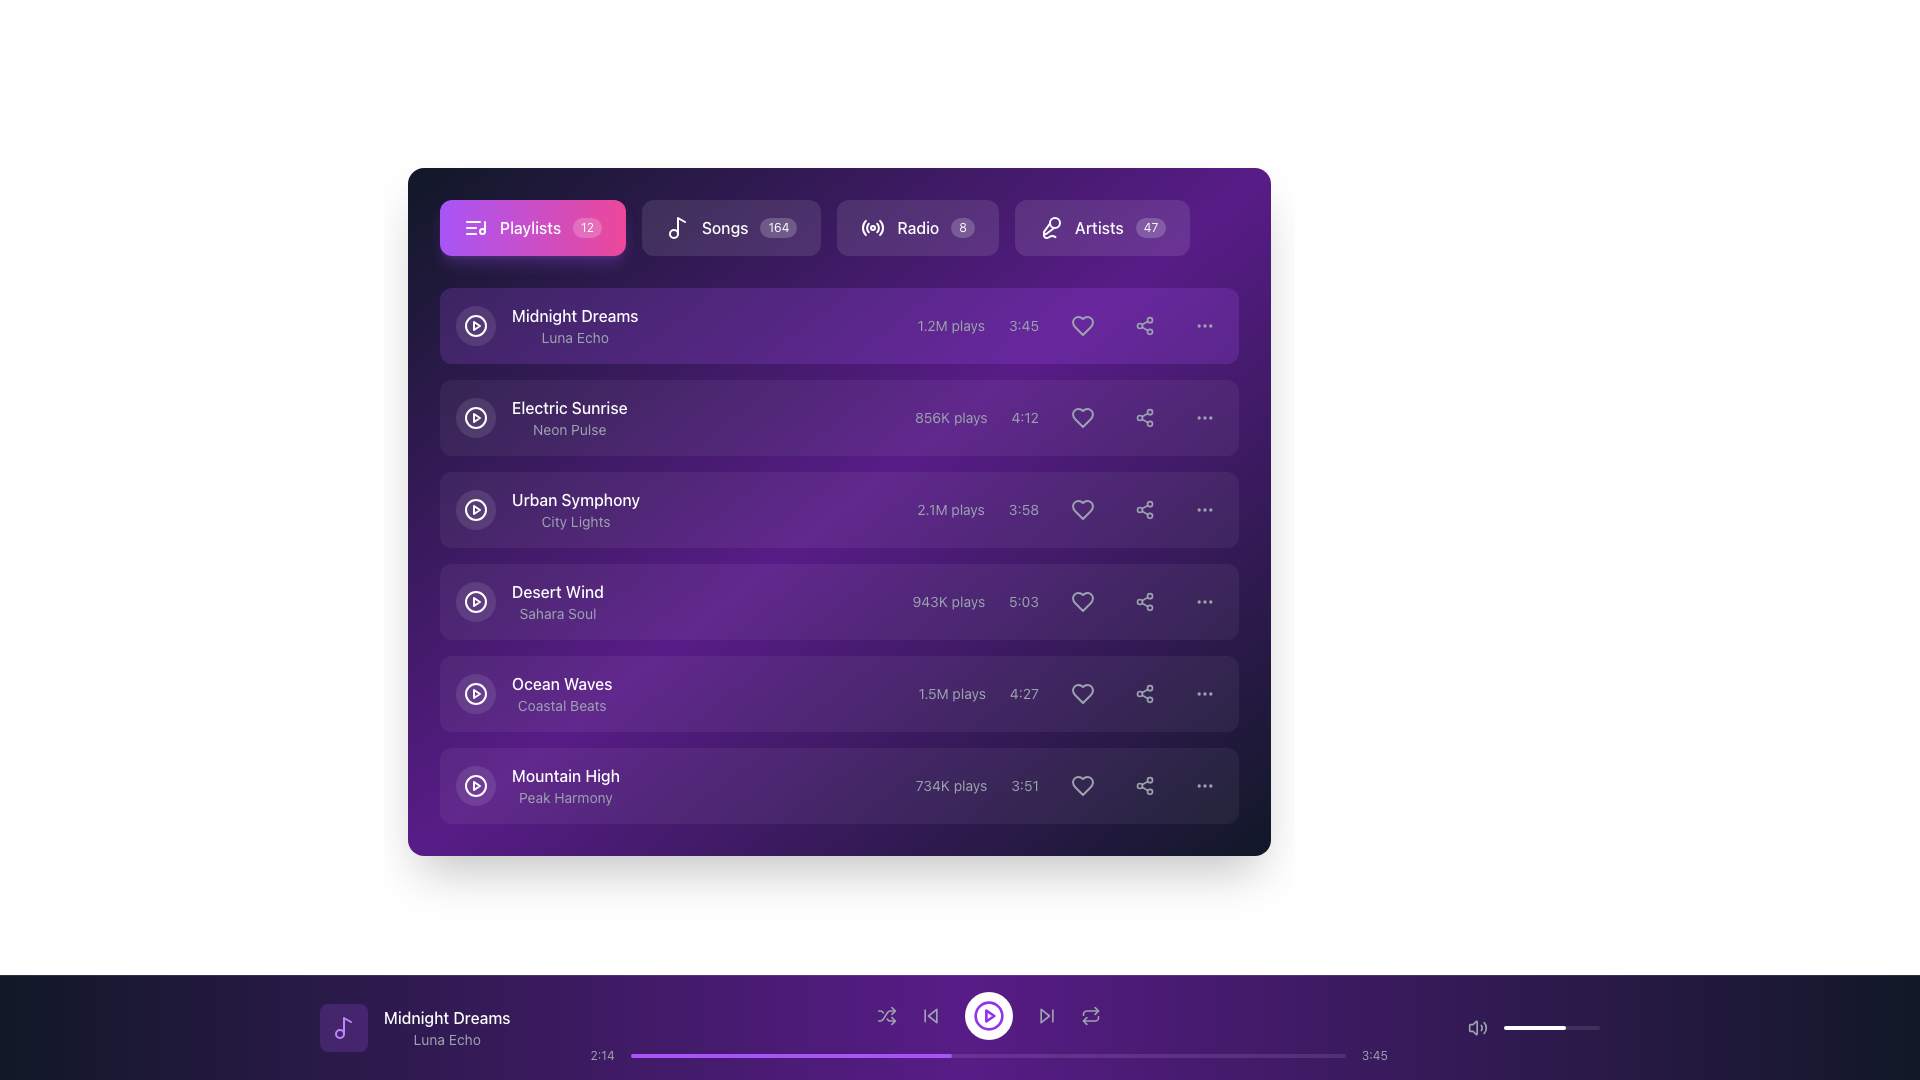  I want to click on the sharing button located on the rightmost side of the fifth row, next, so click(1145, 693).